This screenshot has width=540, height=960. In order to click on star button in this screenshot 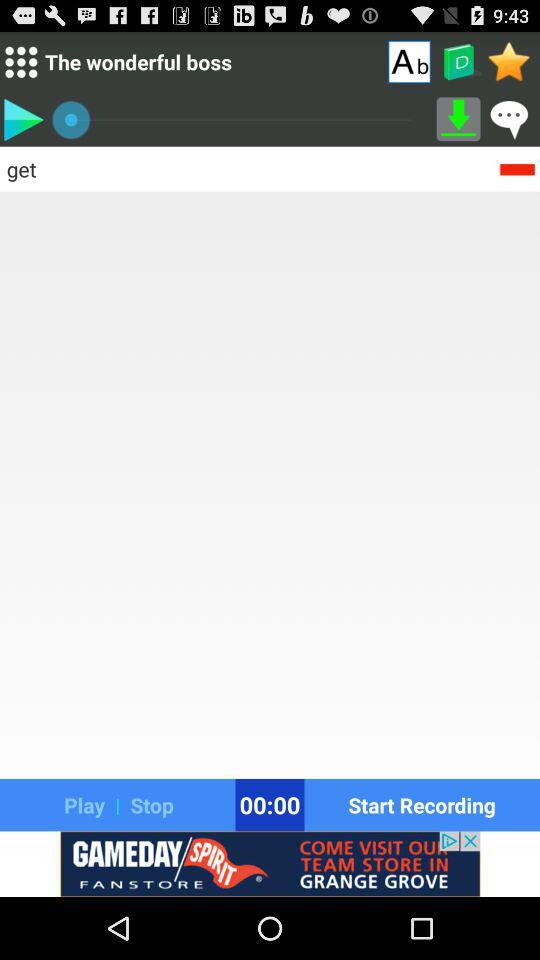, I will do `click(509, 61)`.